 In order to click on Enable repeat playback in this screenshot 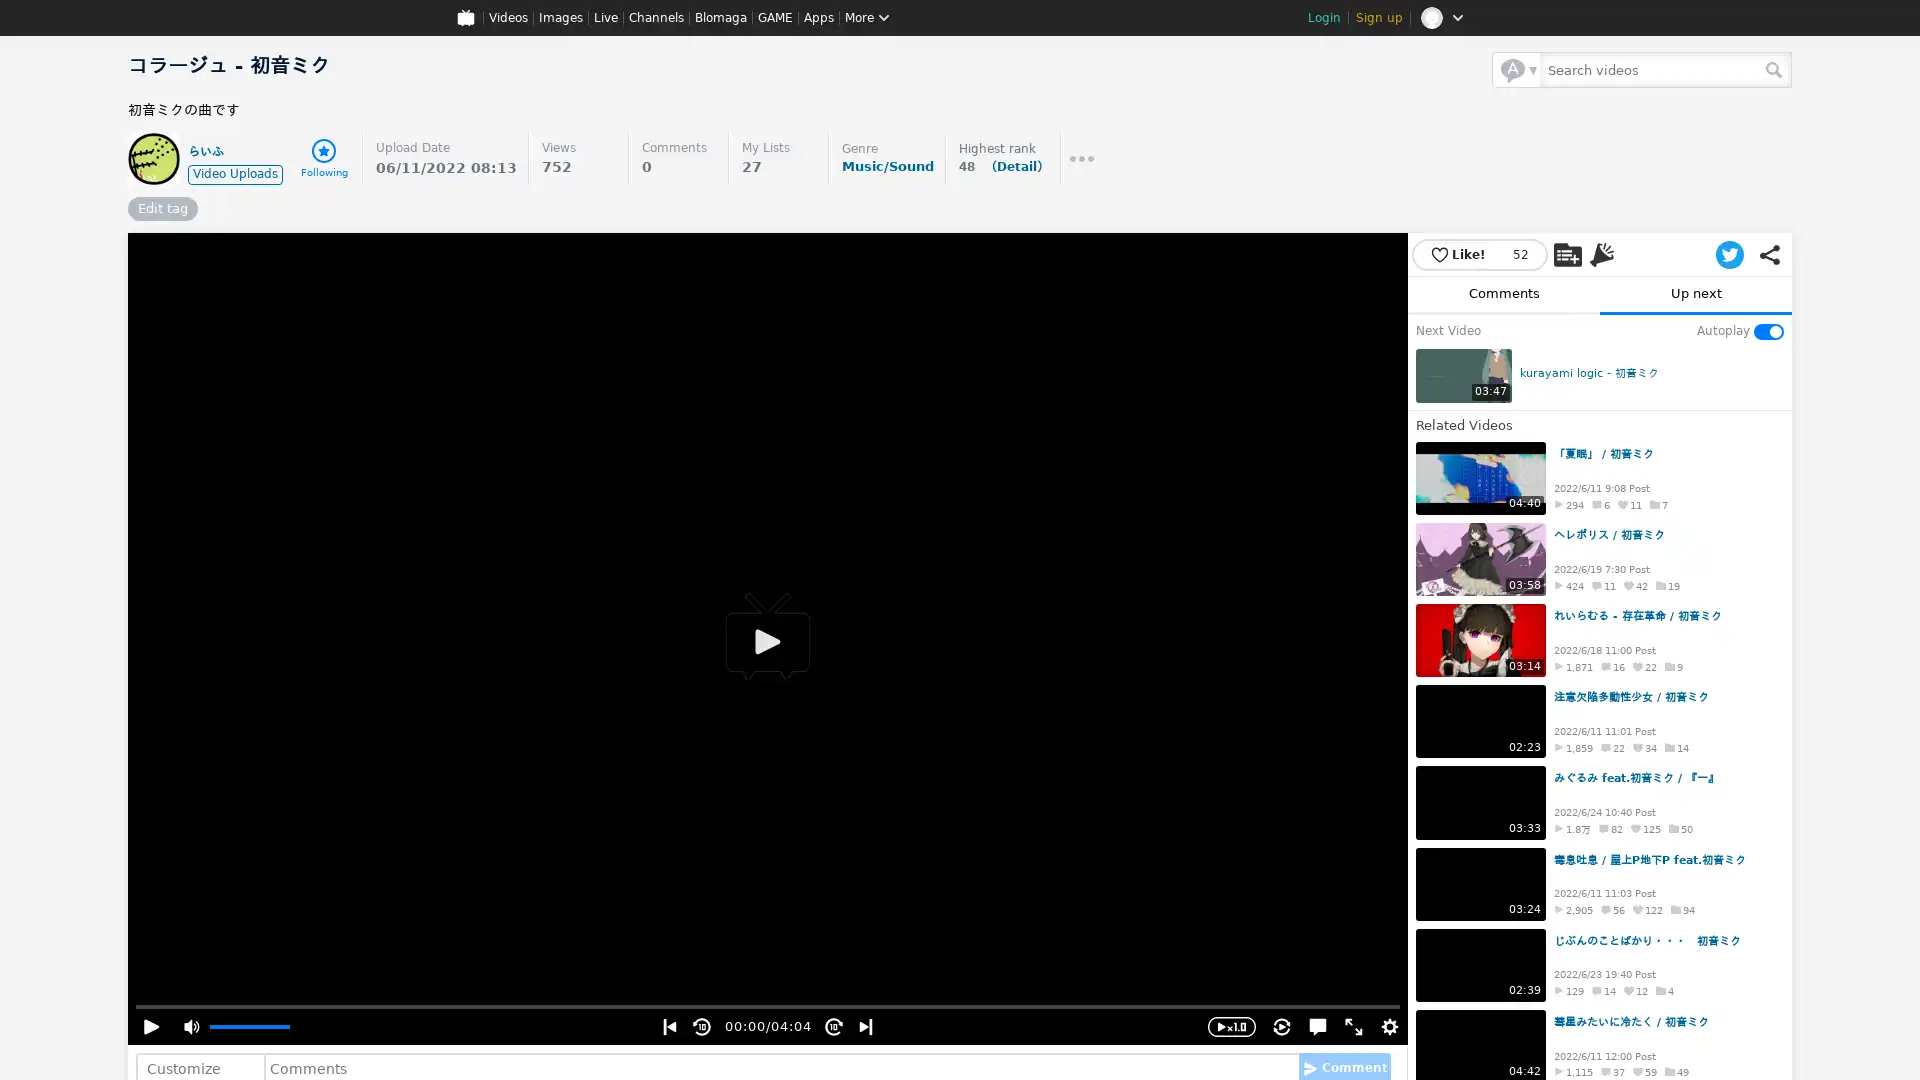, I will do `click(1281, 1026)`.